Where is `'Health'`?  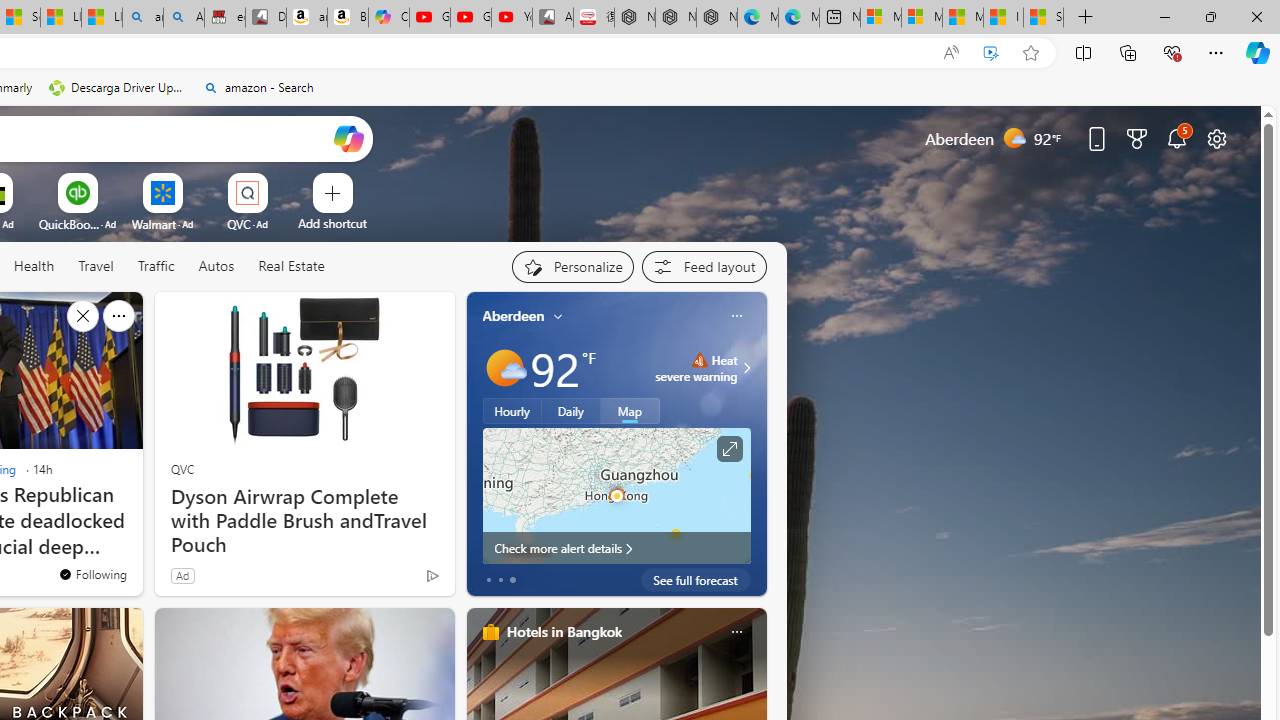 'Health' is located at coordinates (33, 266).